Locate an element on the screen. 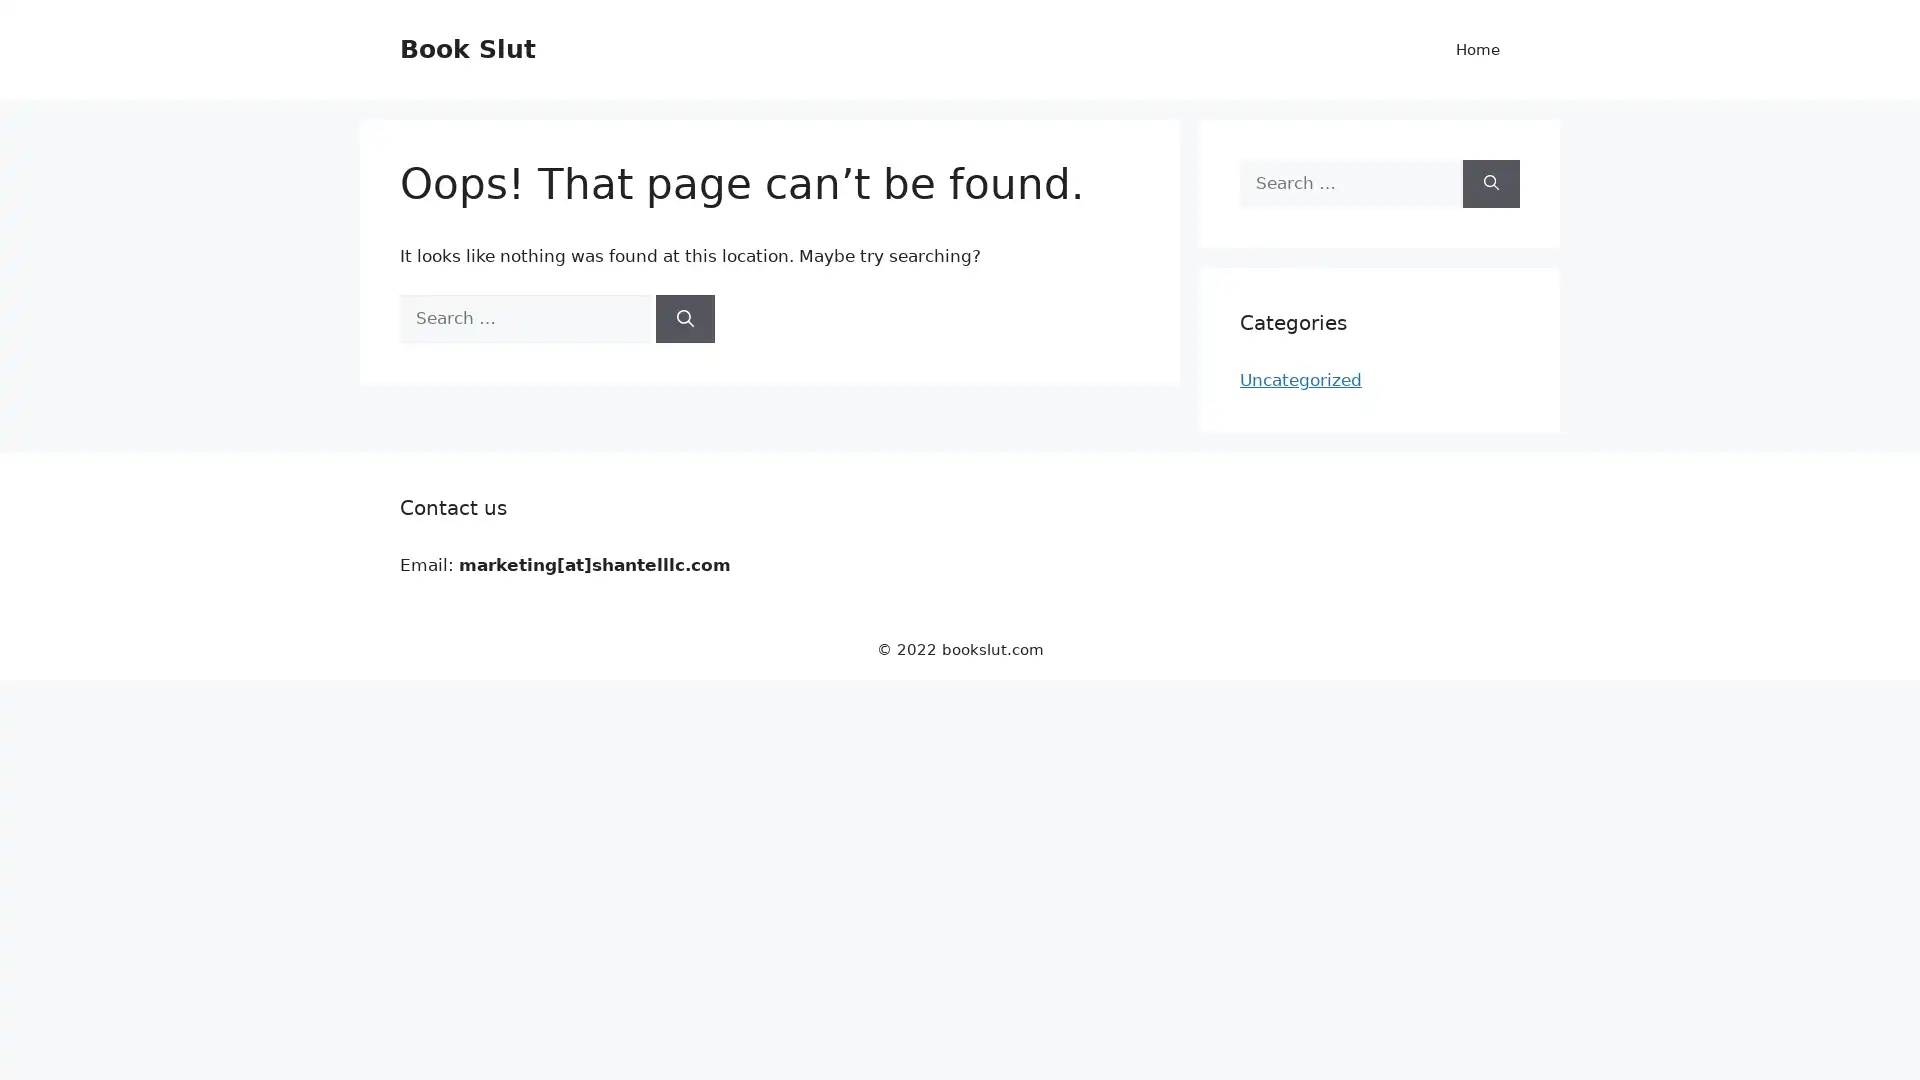 The height and width of the screenshot is (1080, 1920). Search is located at coordinates (1491, 183).